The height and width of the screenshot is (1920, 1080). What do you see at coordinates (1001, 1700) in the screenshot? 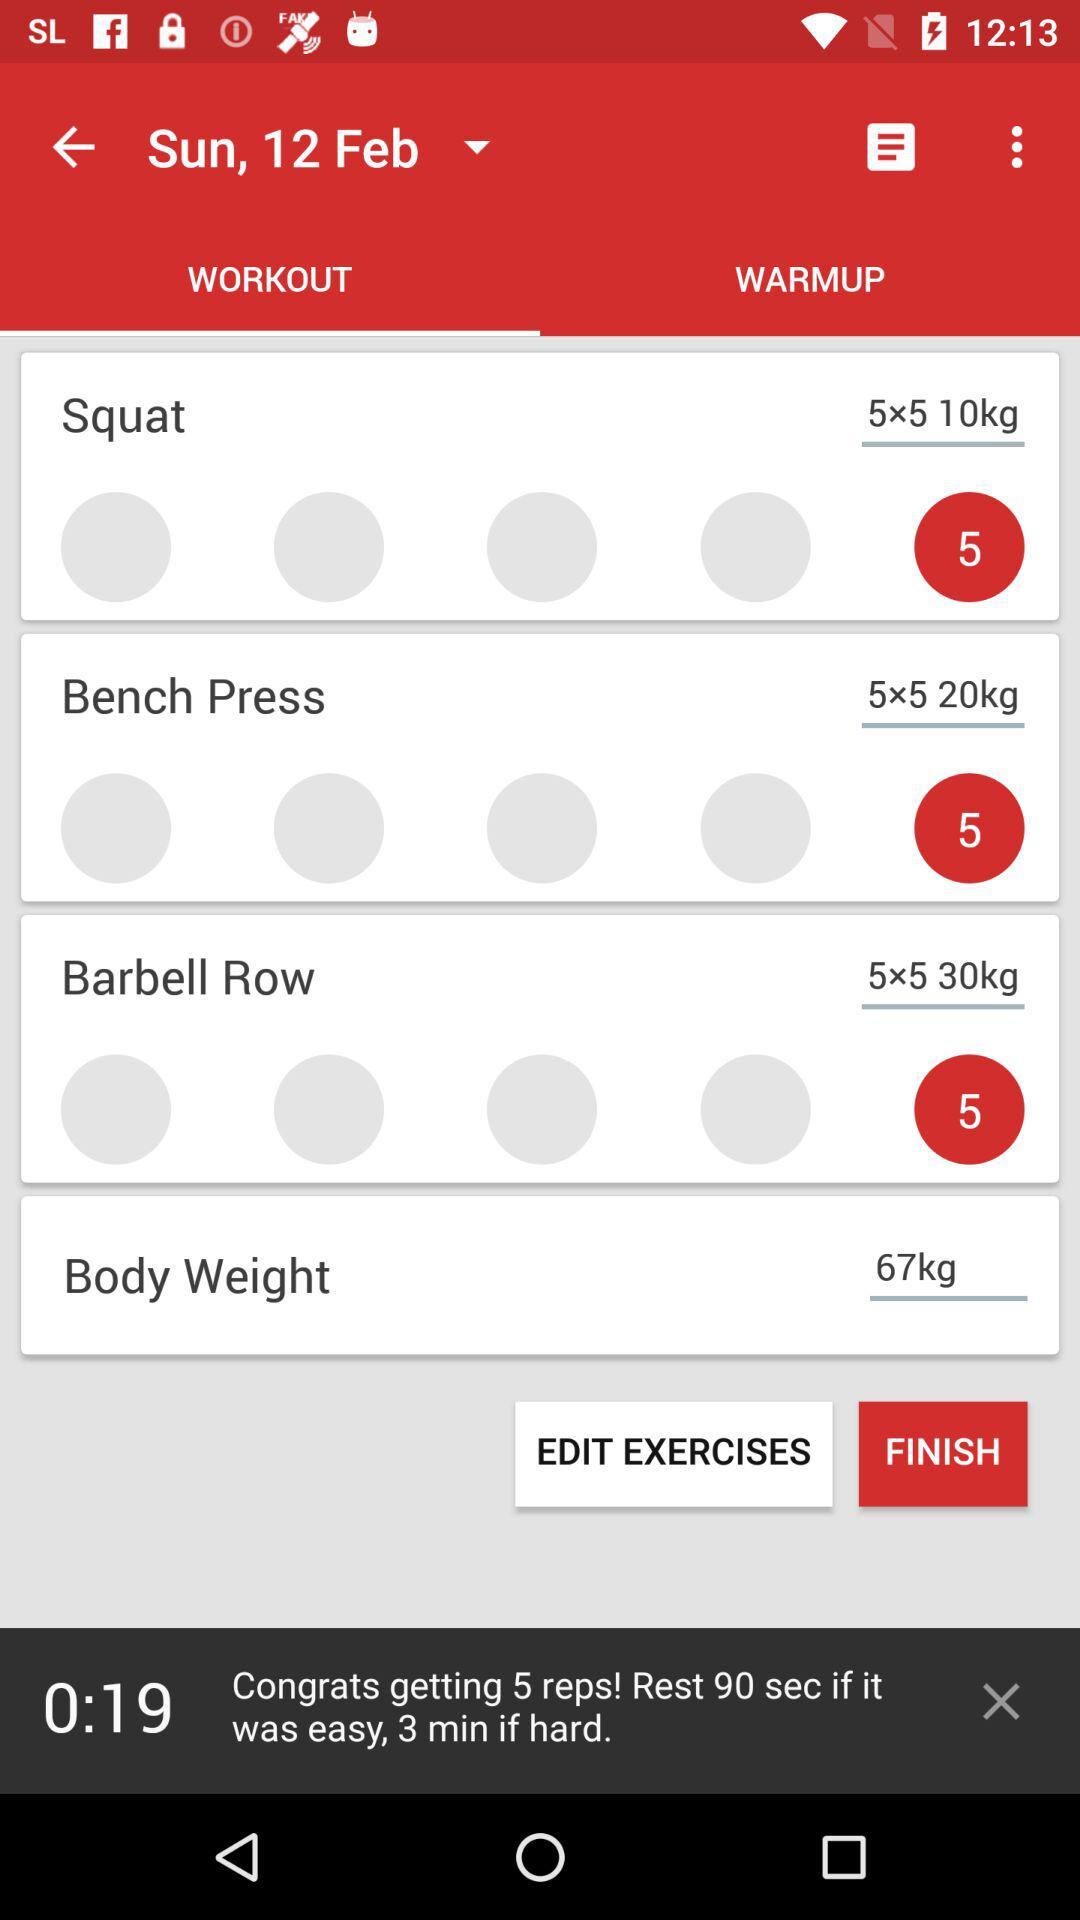
I see `to close the timer` at bounding box center [1001, 1700].